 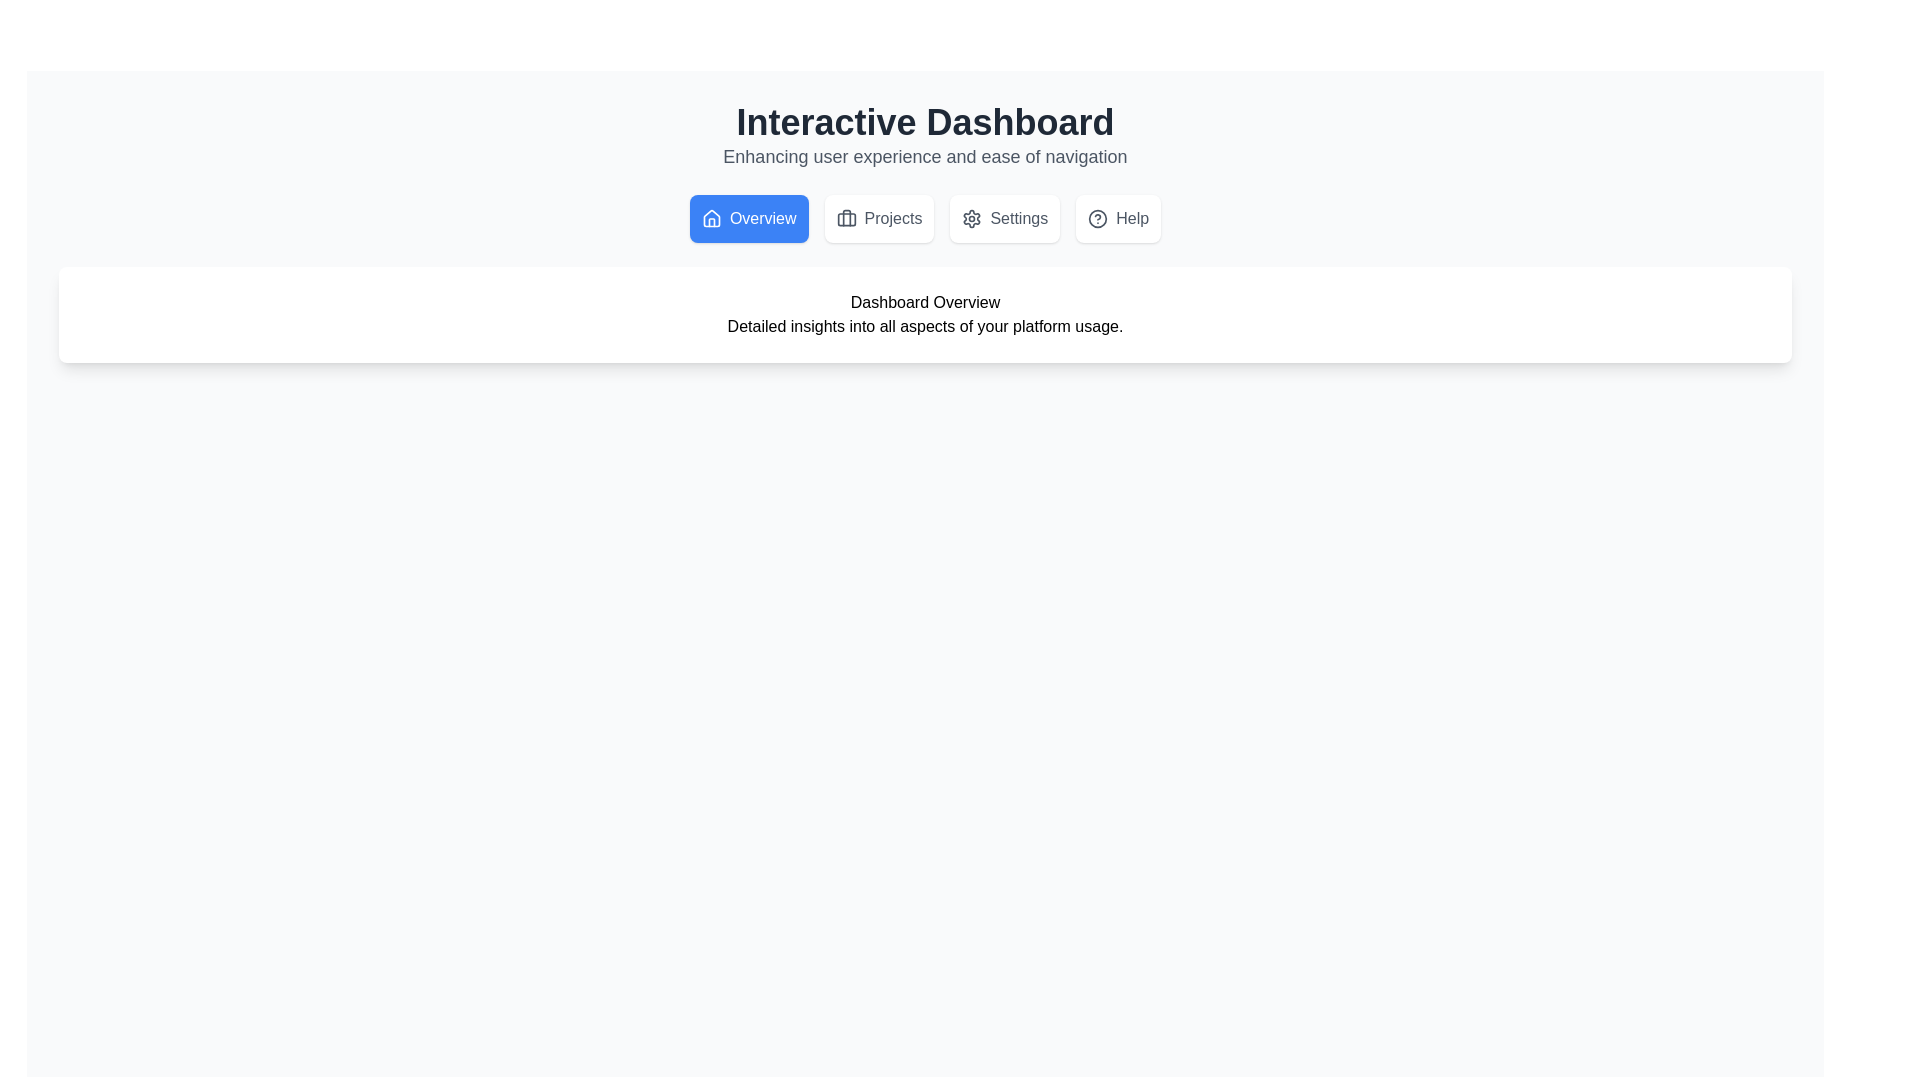 I want to click on the settings button located in the navigation bar under the header 'Interactive Dashboard', so click(x=1005, y=219).